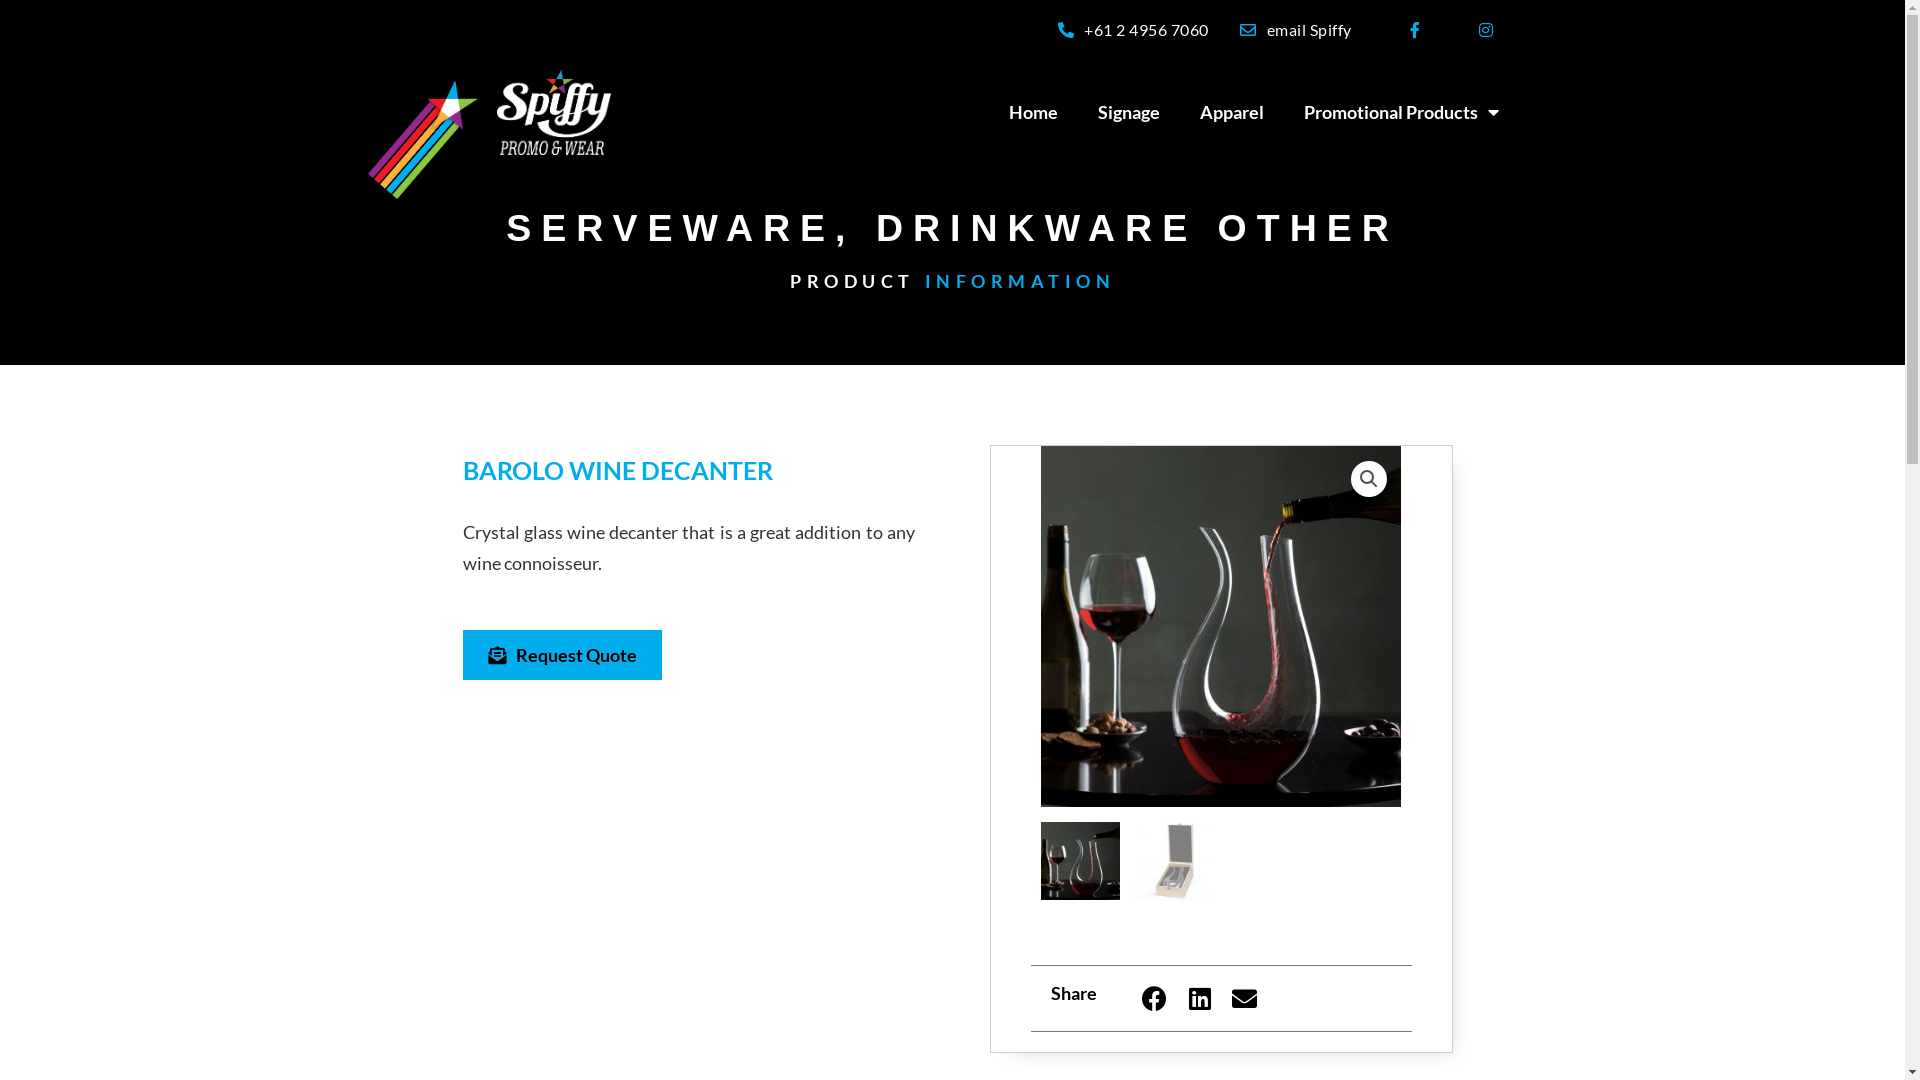  What do you see at coordinates (1293, 29) in the screenshot?
I see `'email Spiffy'` at bounding box center [1293, 29].